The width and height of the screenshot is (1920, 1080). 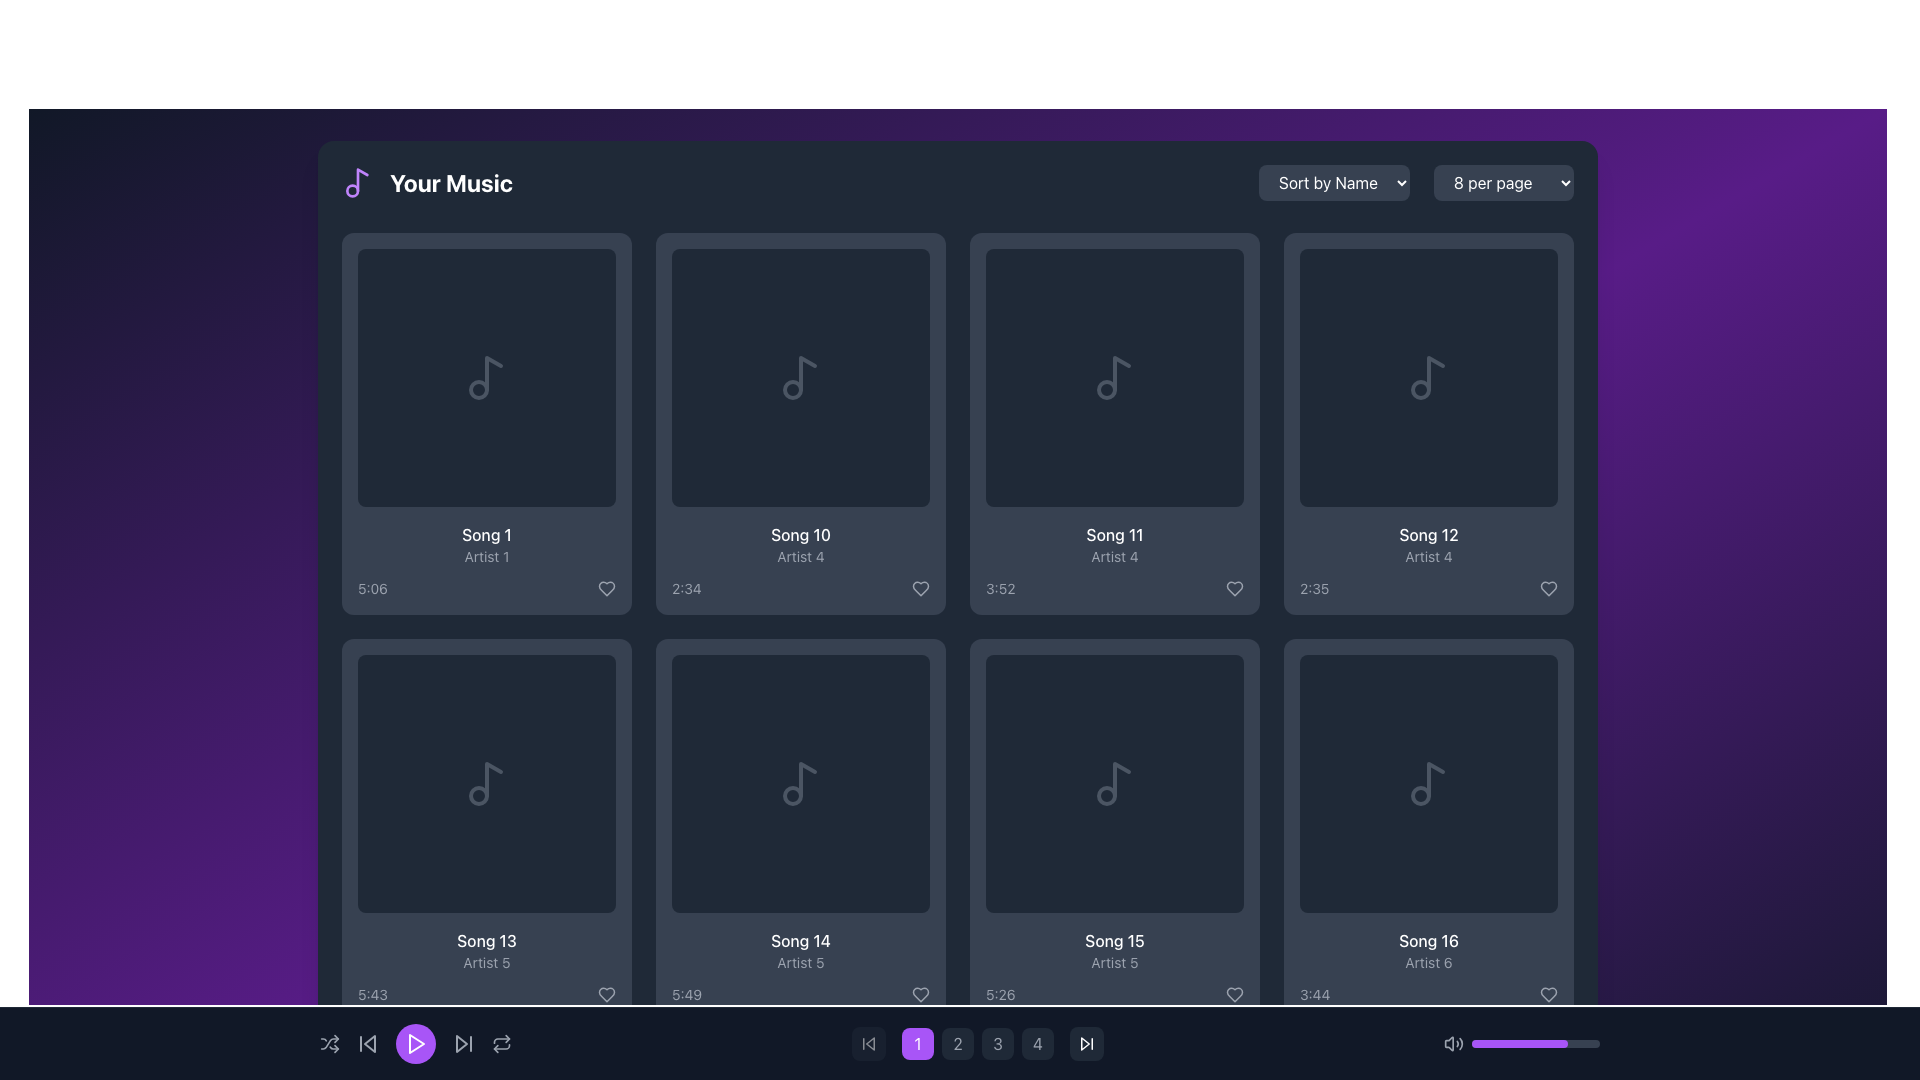 I want to click on the dark gray square media icon with a note symbol in the center, so click(x=801, y=782).